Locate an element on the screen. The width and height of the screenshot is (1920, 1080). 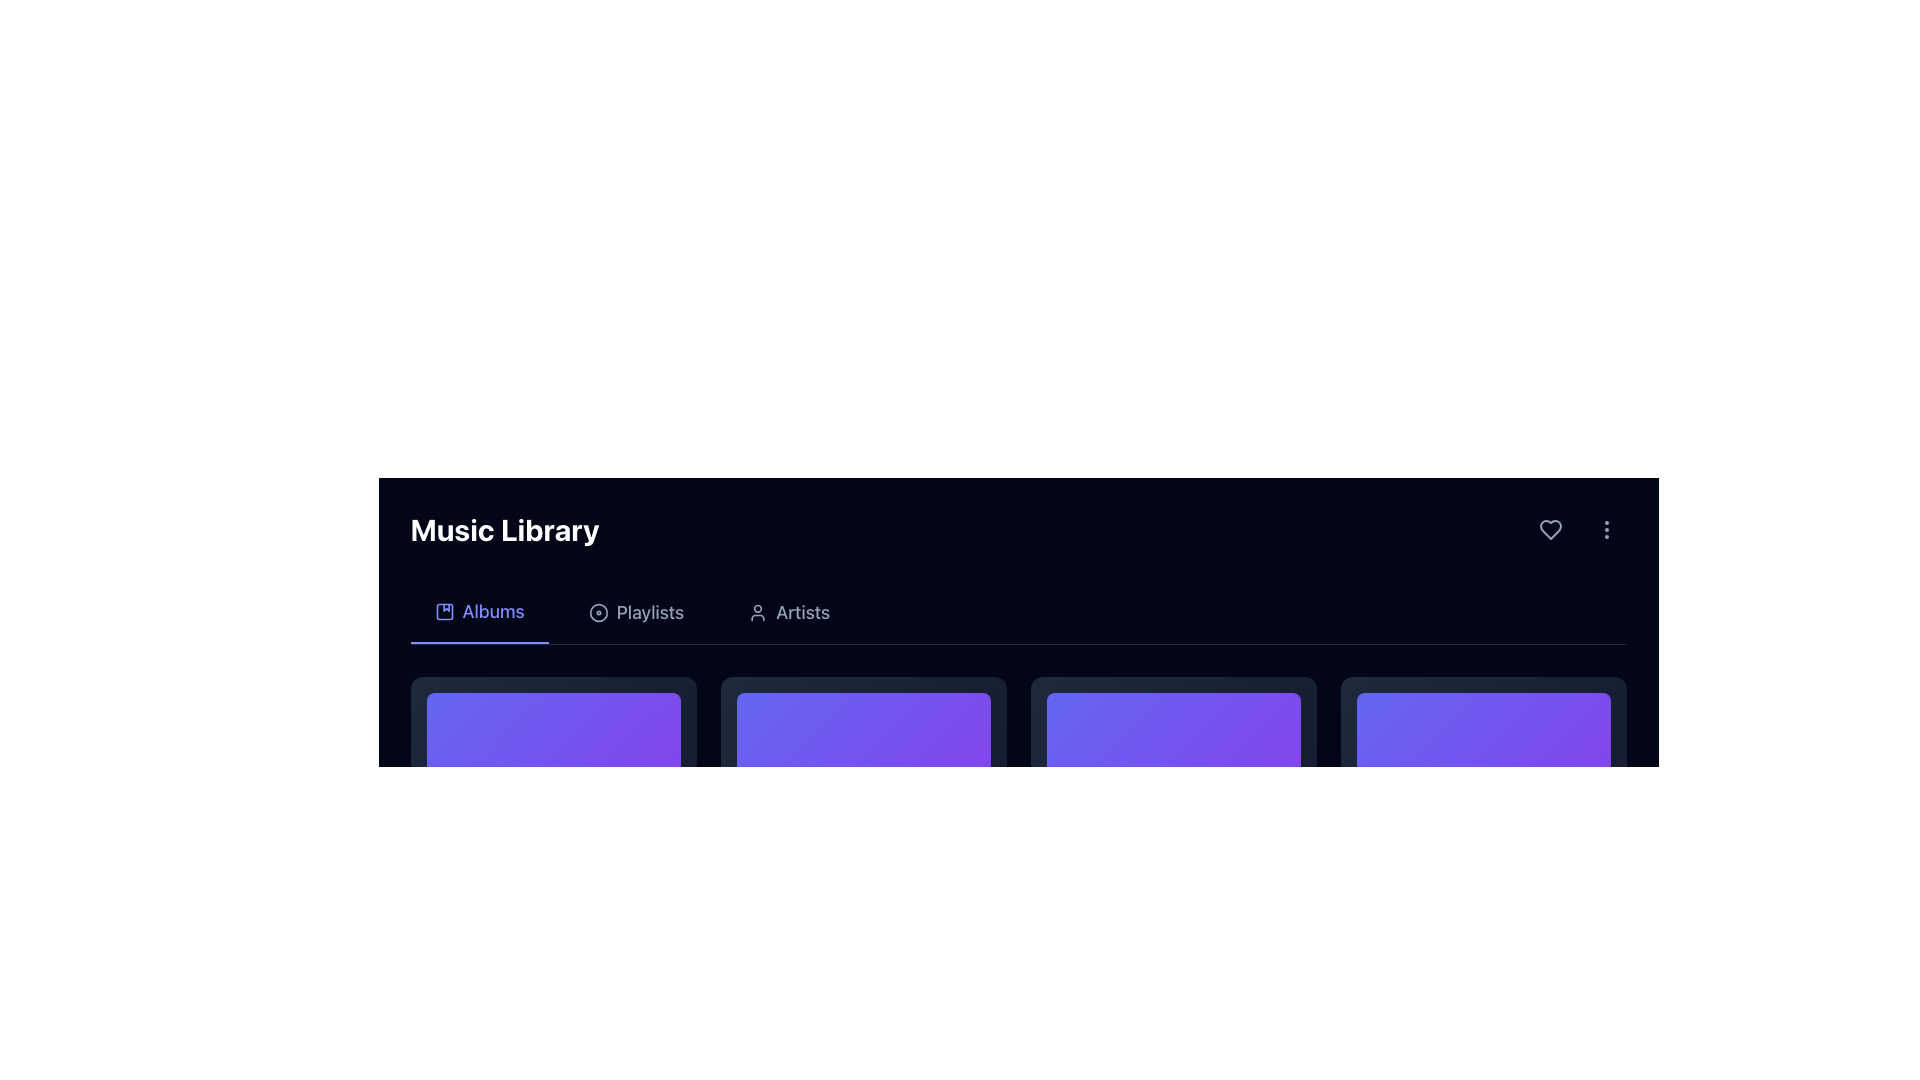
the interactive music card located in the first column of the grid layout in the 'Music Library' interface, which provides information about the specific music track or playlist is located at coordinates (553, 863).